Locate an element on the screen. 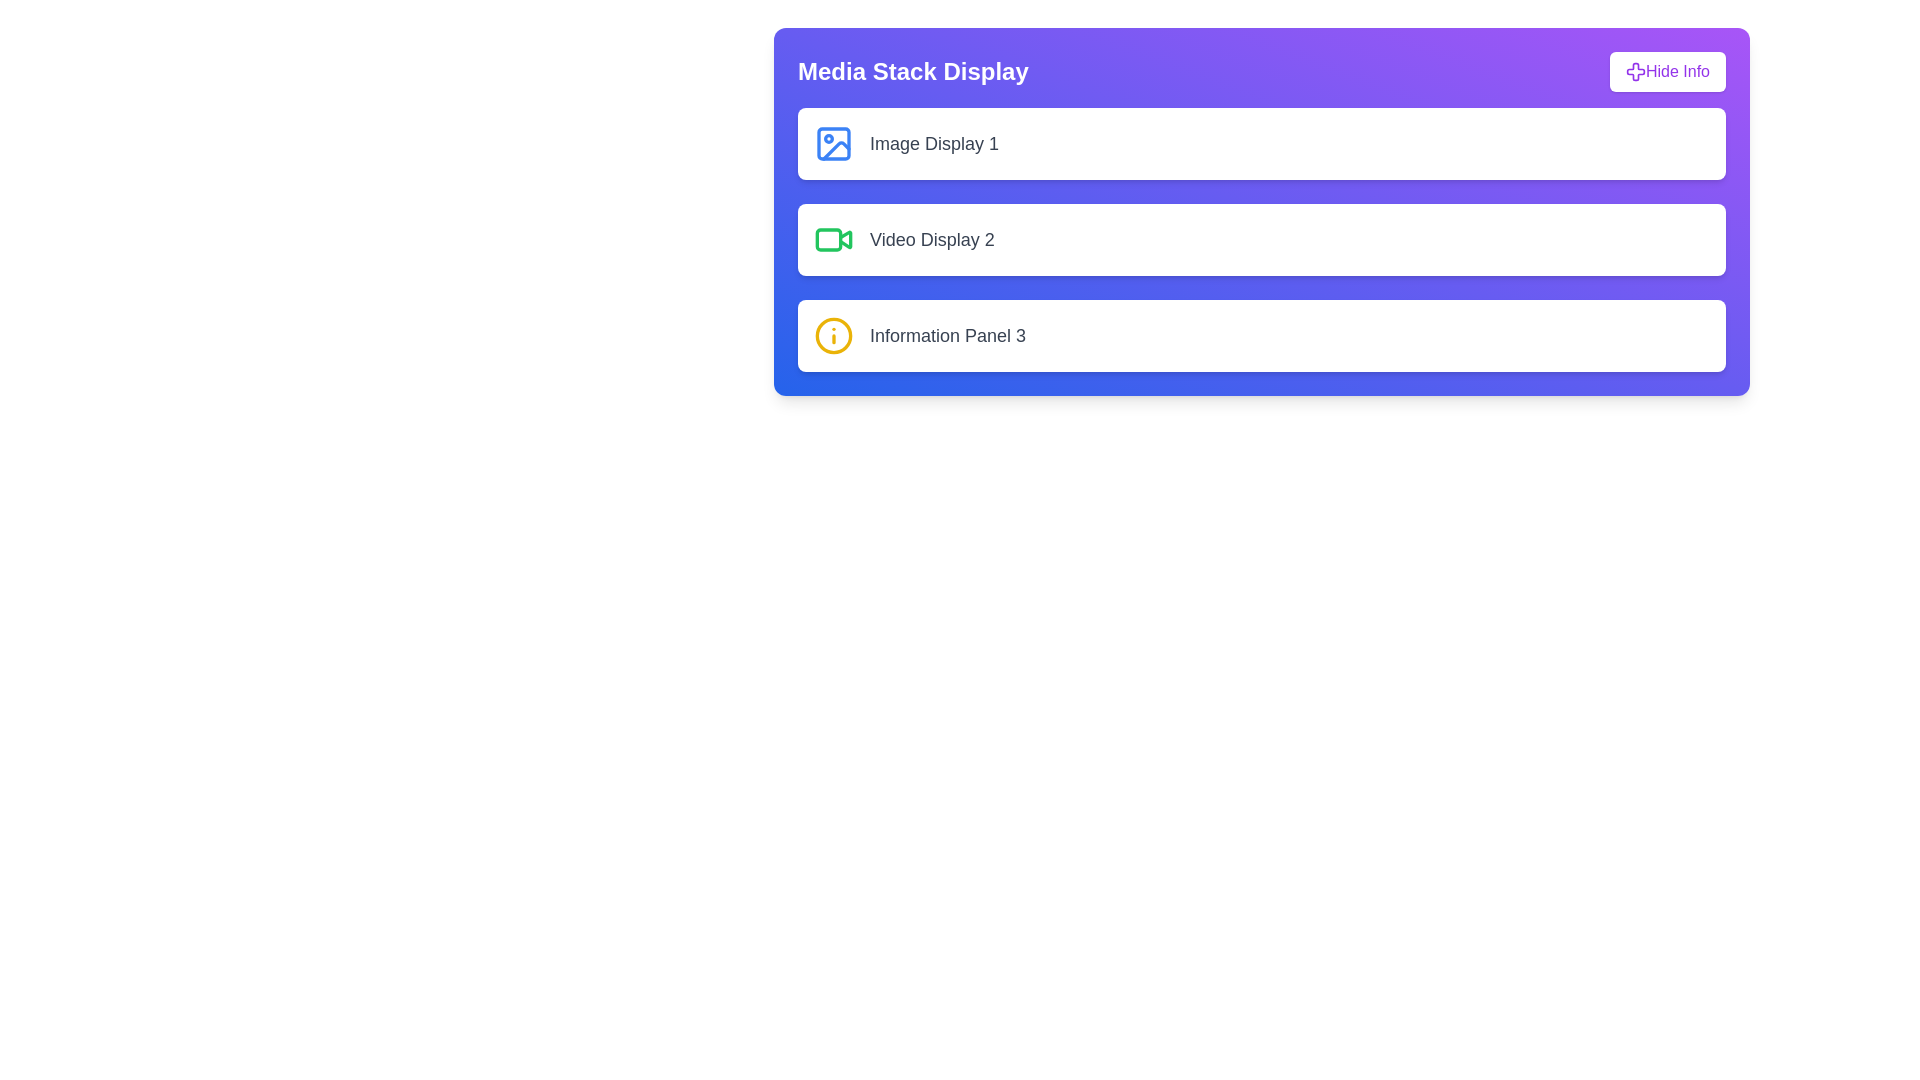 The image size is (1920, 1080). the decorative shape (rectangular with rounded corners) located at the top-left corner inside the image frame icon in the 'Media Stack Display' section is located at coordinates (834, 142).